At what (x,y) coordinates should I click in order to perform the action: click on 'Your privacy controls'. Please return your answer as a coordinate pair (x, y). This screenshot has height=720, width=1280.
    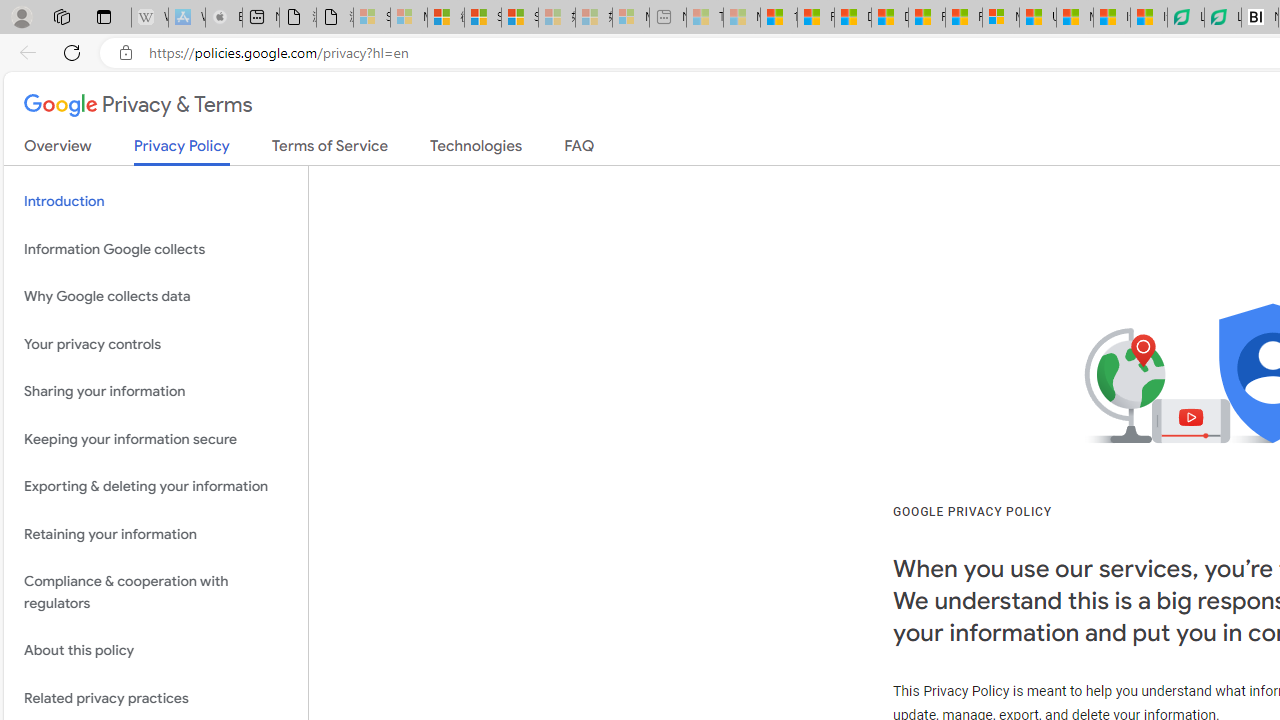
    Looking at the image, I should click on (155, 343).